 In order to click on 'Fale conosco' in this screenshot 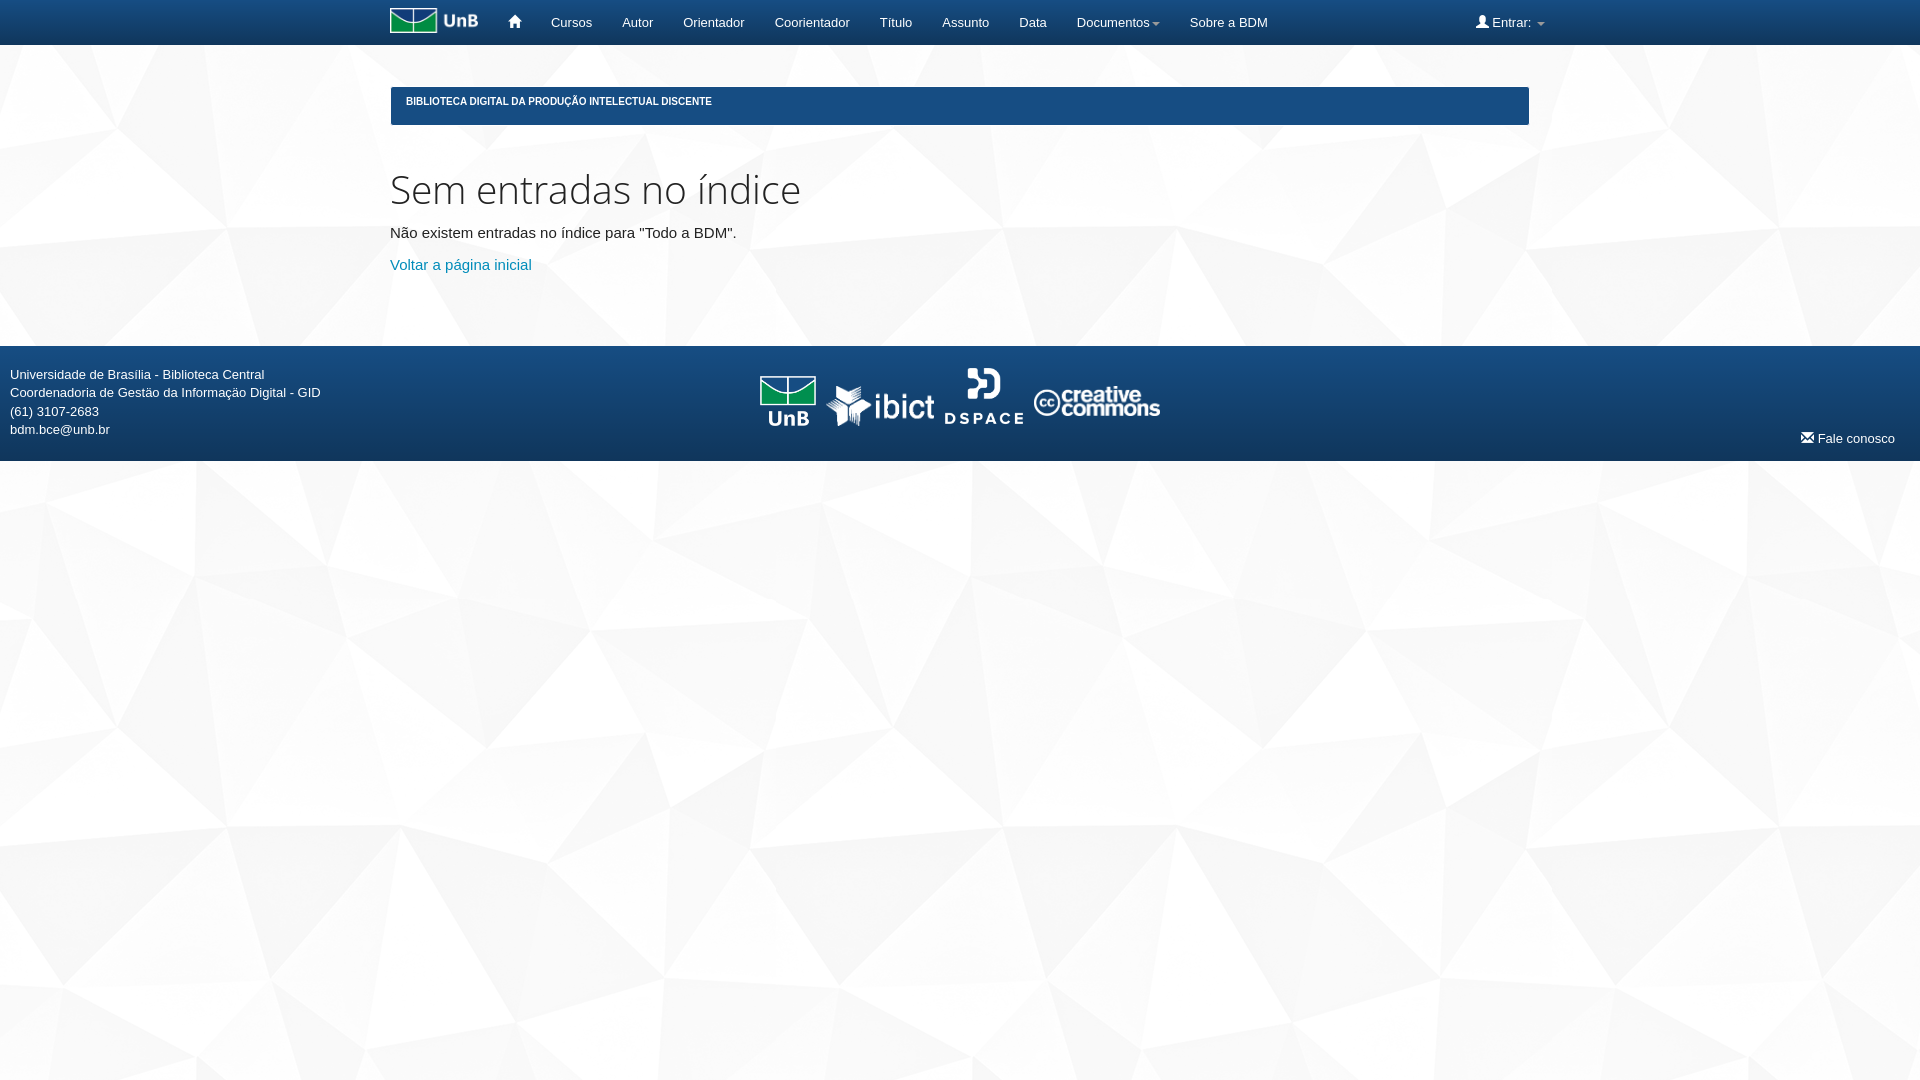, I will do `click(1847, 437)`.